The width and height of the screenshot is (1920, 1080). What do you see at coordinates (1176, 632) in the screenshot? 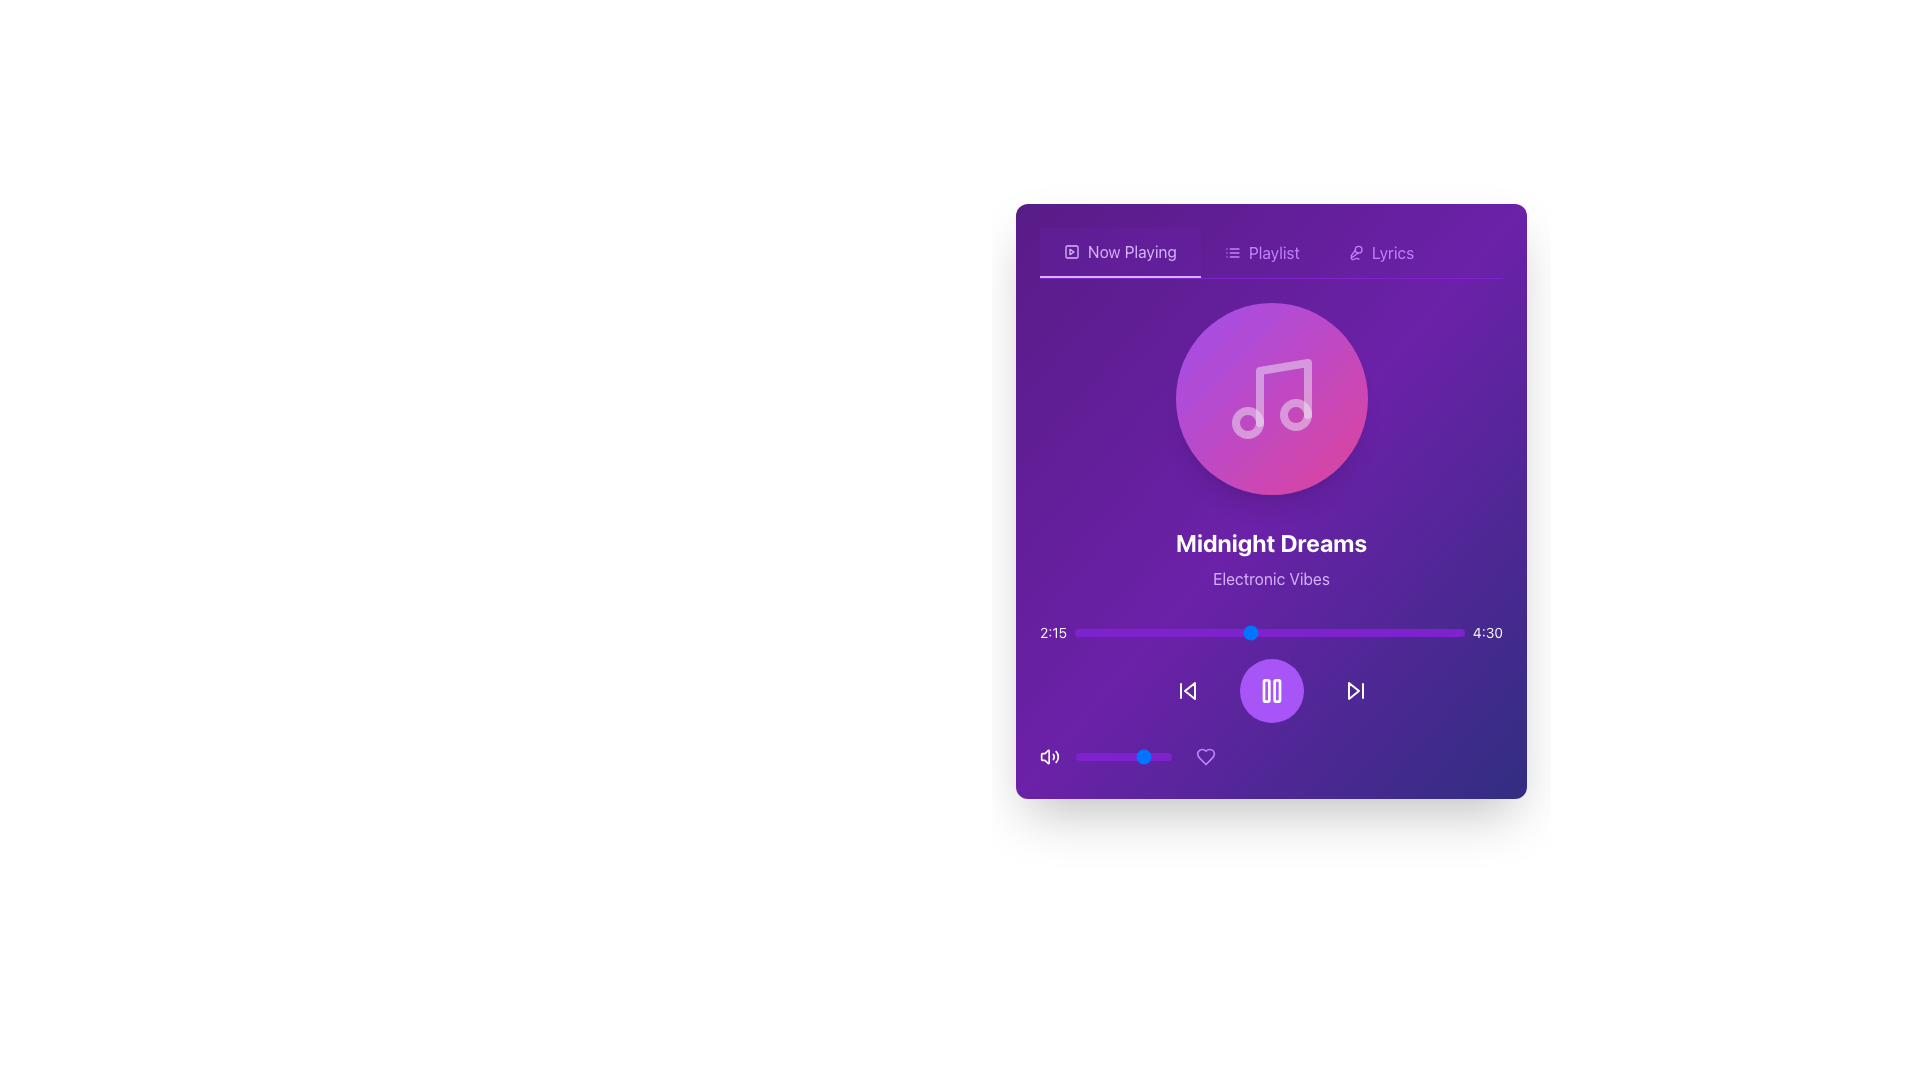
I see `progress` at bounding box center [1176, 632].